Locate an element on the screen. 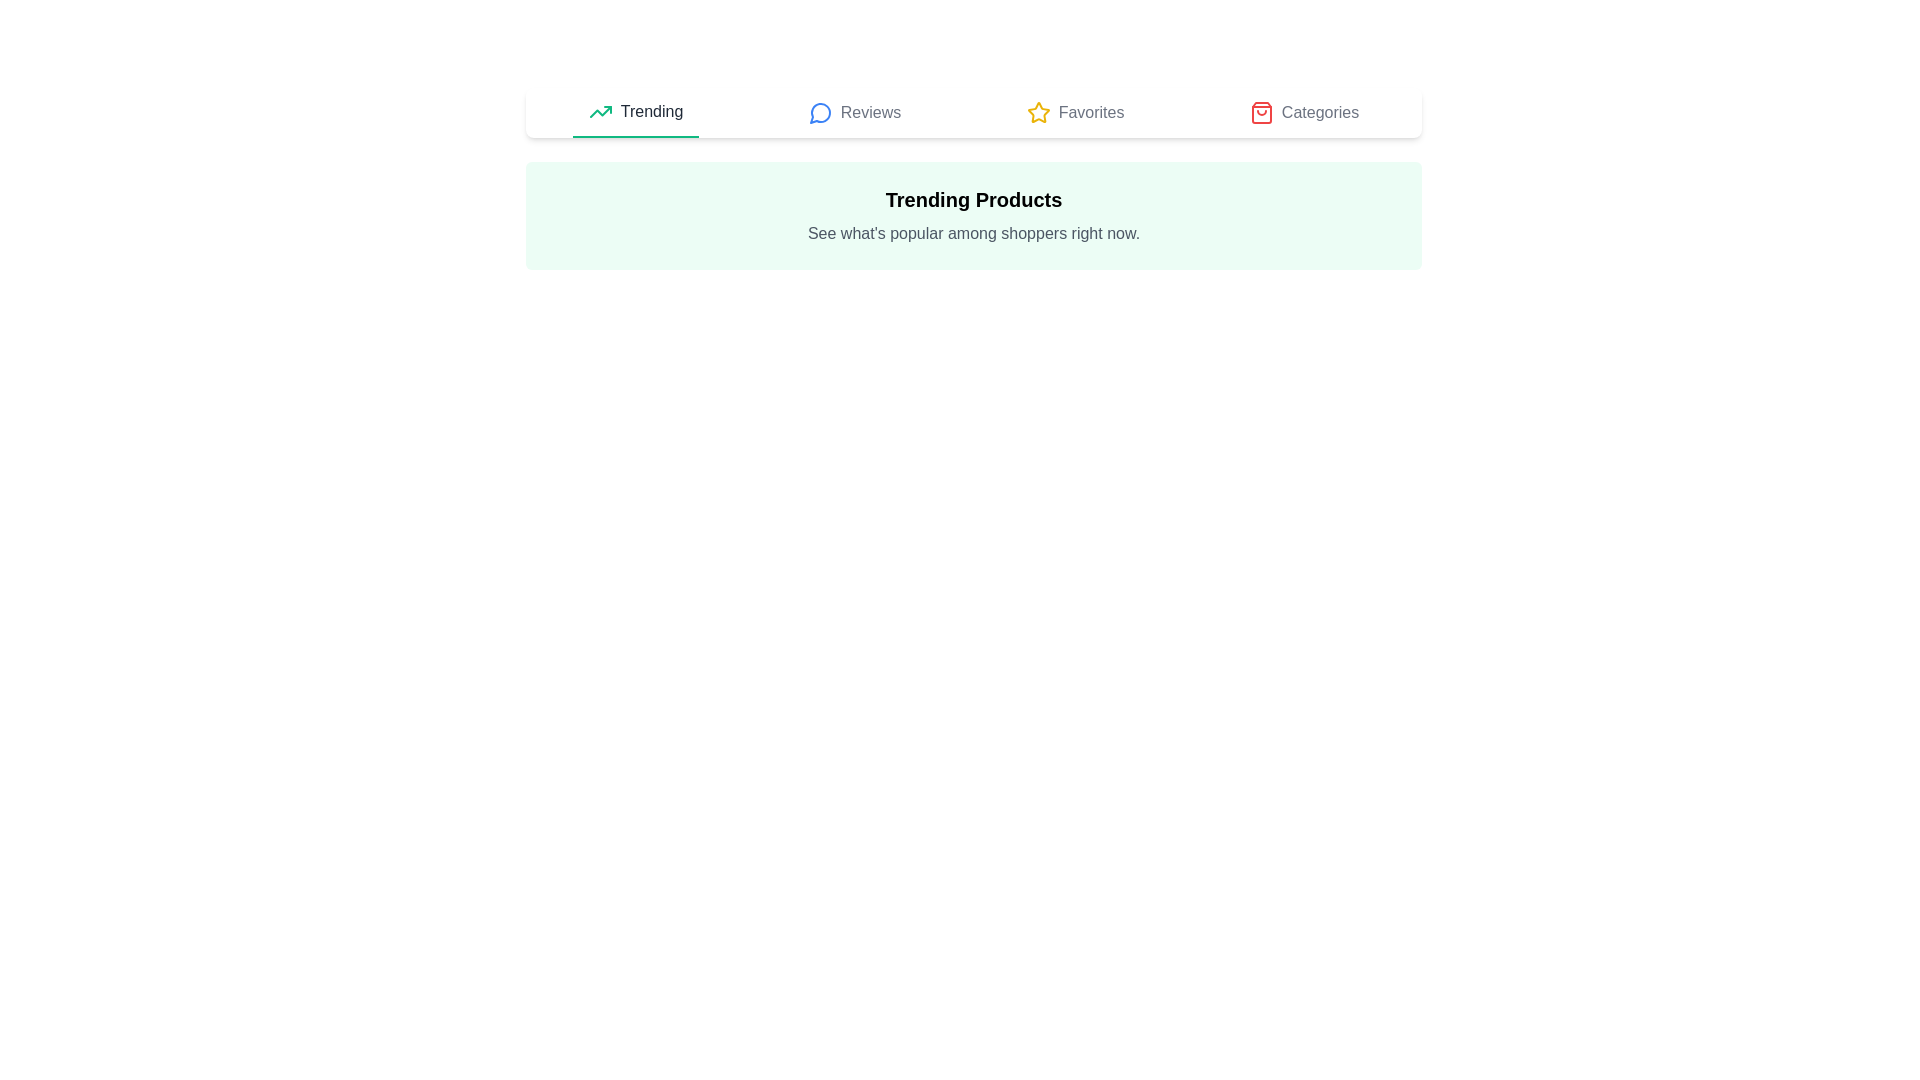  the second button in the horizontal navigation bar, which is positioned between the 'Trending' and 'Favorites' options is located at coordinates (854, 112).